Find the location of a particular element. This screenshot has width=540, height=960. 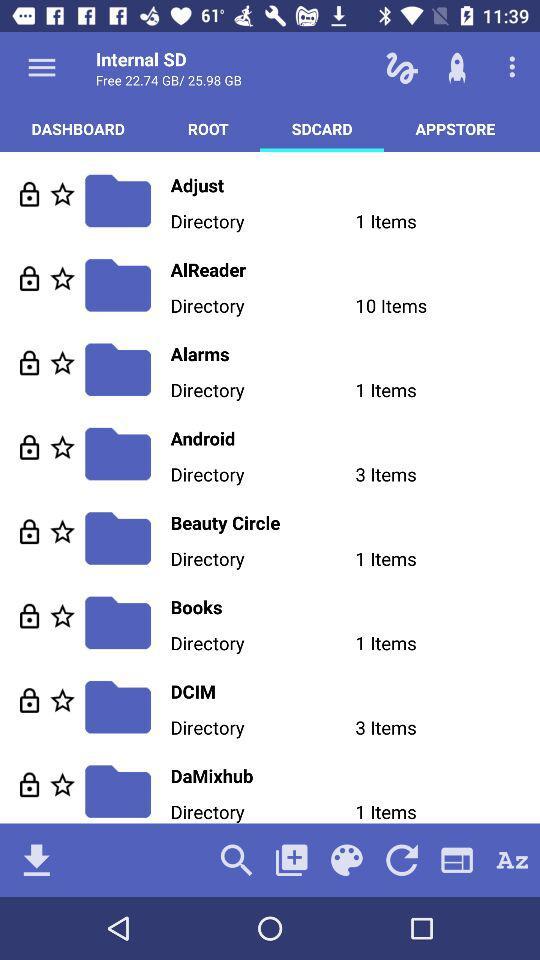

visit the item is located at coordinates (28, 700).